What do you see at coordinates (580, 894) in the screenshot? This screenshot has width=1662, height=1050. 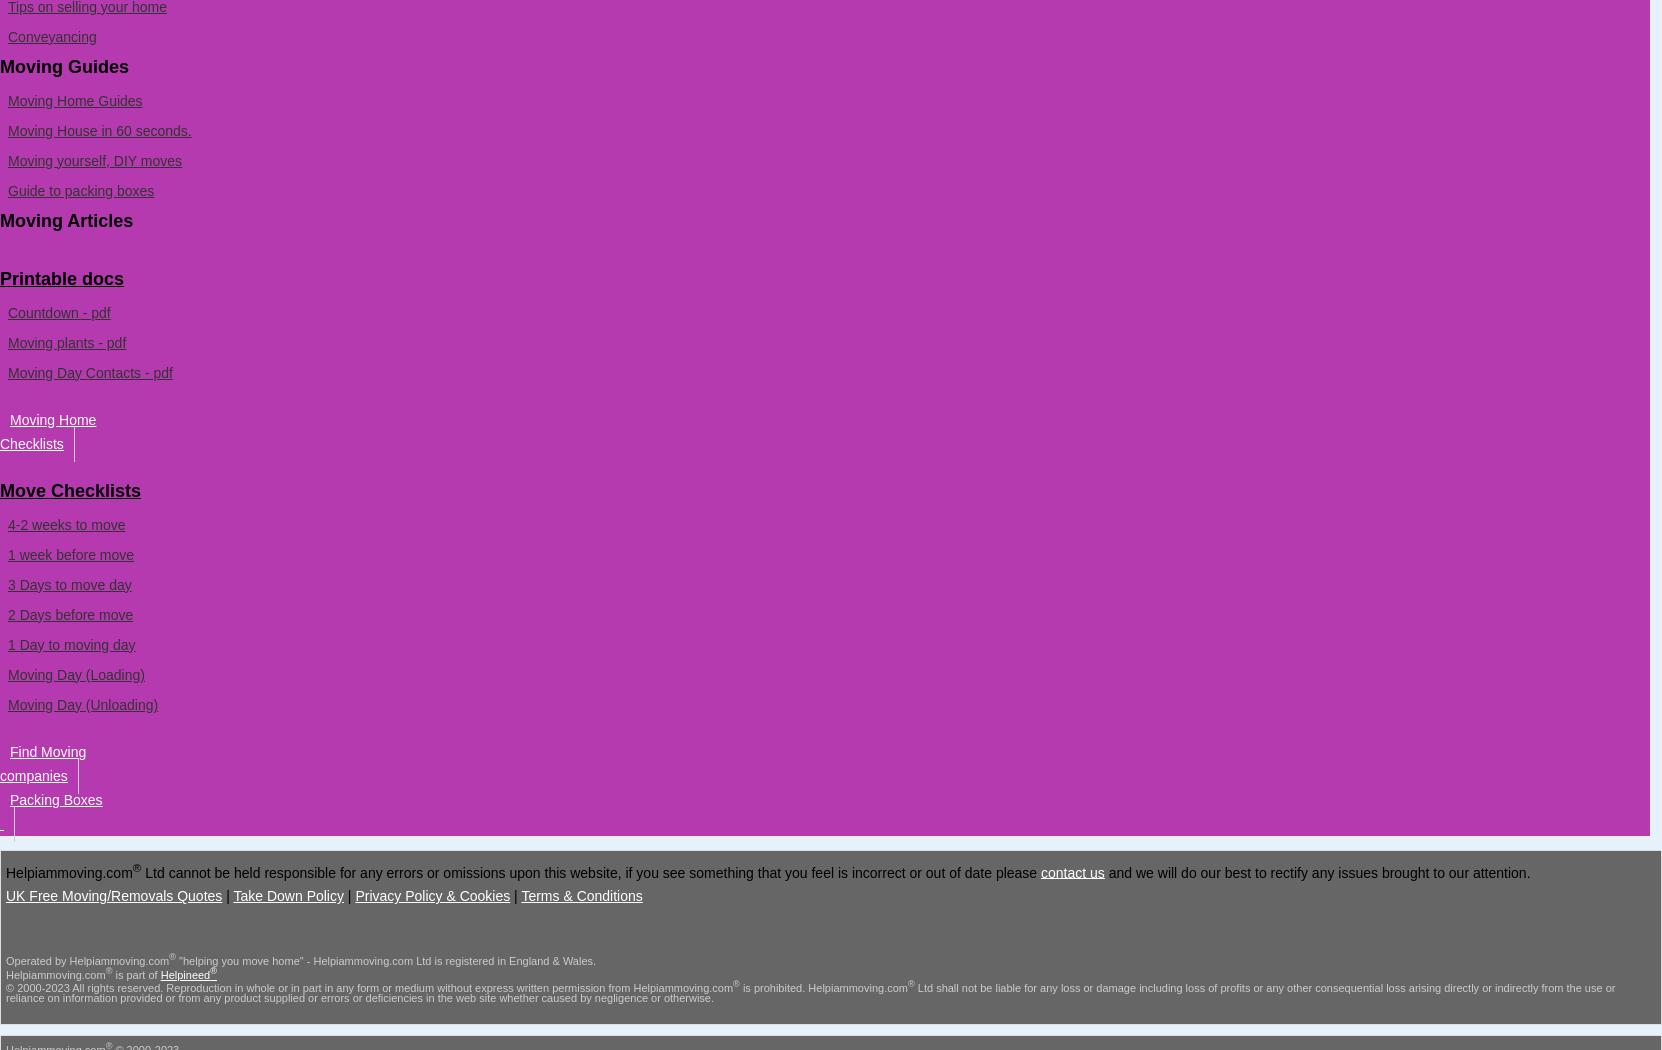 I see `'Terms & Conditions'` at bounding box center [580, 894].